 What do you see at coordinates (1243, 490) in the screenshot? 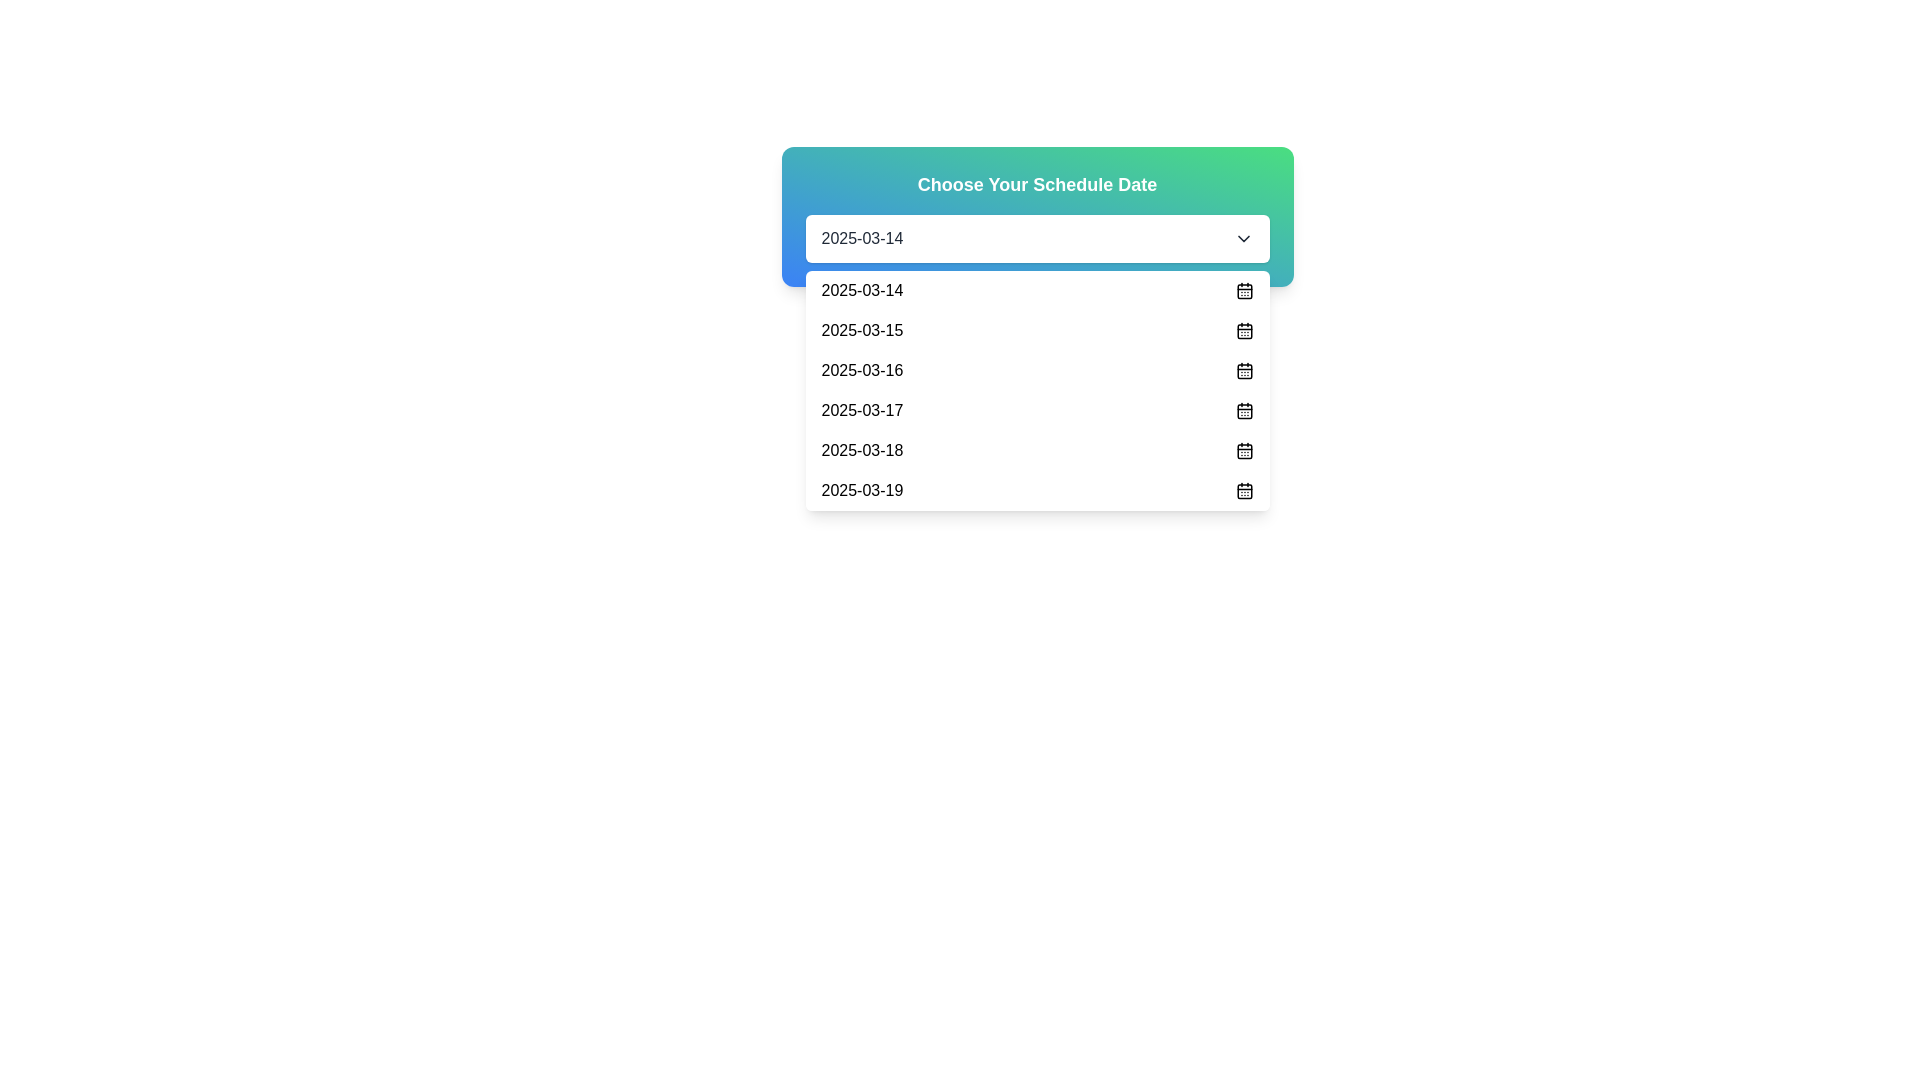
I see `the SVG icon located at the far right end of the dropdown list item corresponding to the date '2025-03-19'` at bounding box center [1243, 490].